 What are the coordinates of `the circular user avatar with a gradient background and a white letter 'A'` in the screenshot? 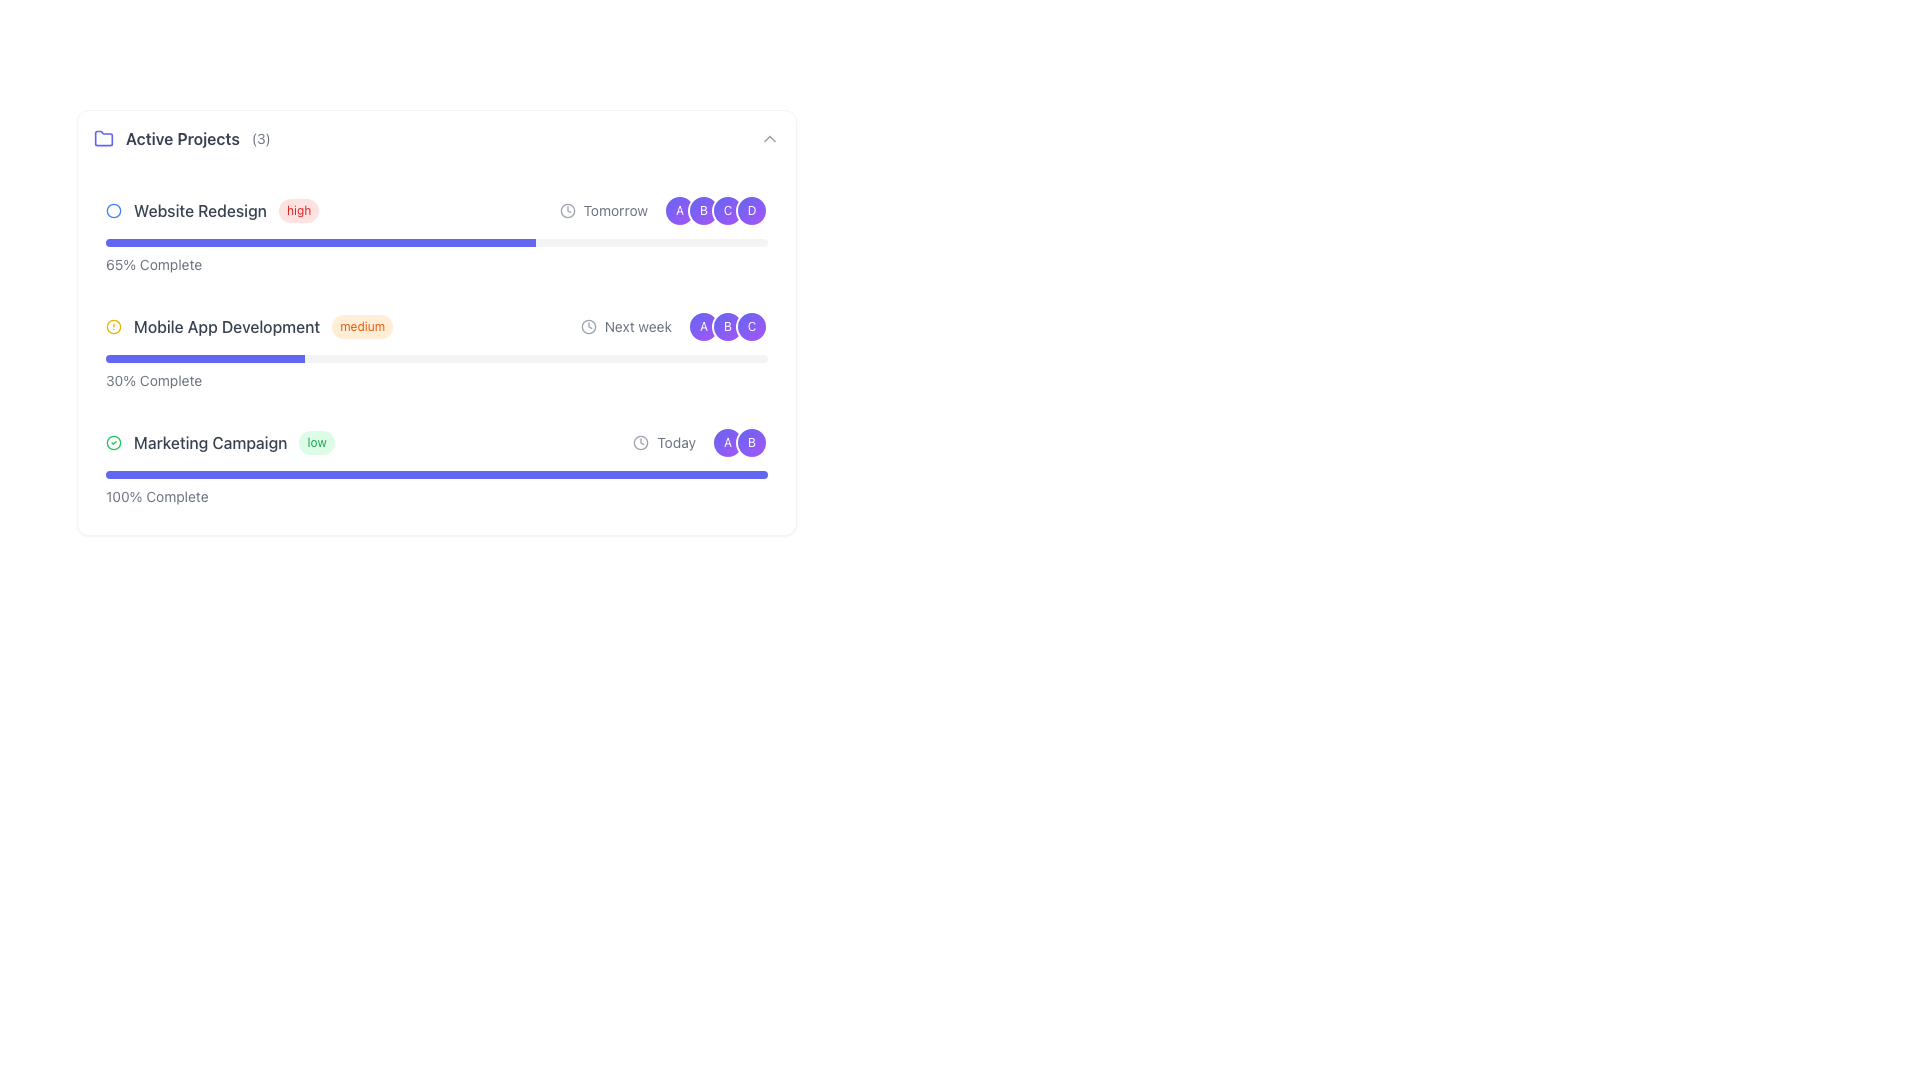 It's located at (680, 211).